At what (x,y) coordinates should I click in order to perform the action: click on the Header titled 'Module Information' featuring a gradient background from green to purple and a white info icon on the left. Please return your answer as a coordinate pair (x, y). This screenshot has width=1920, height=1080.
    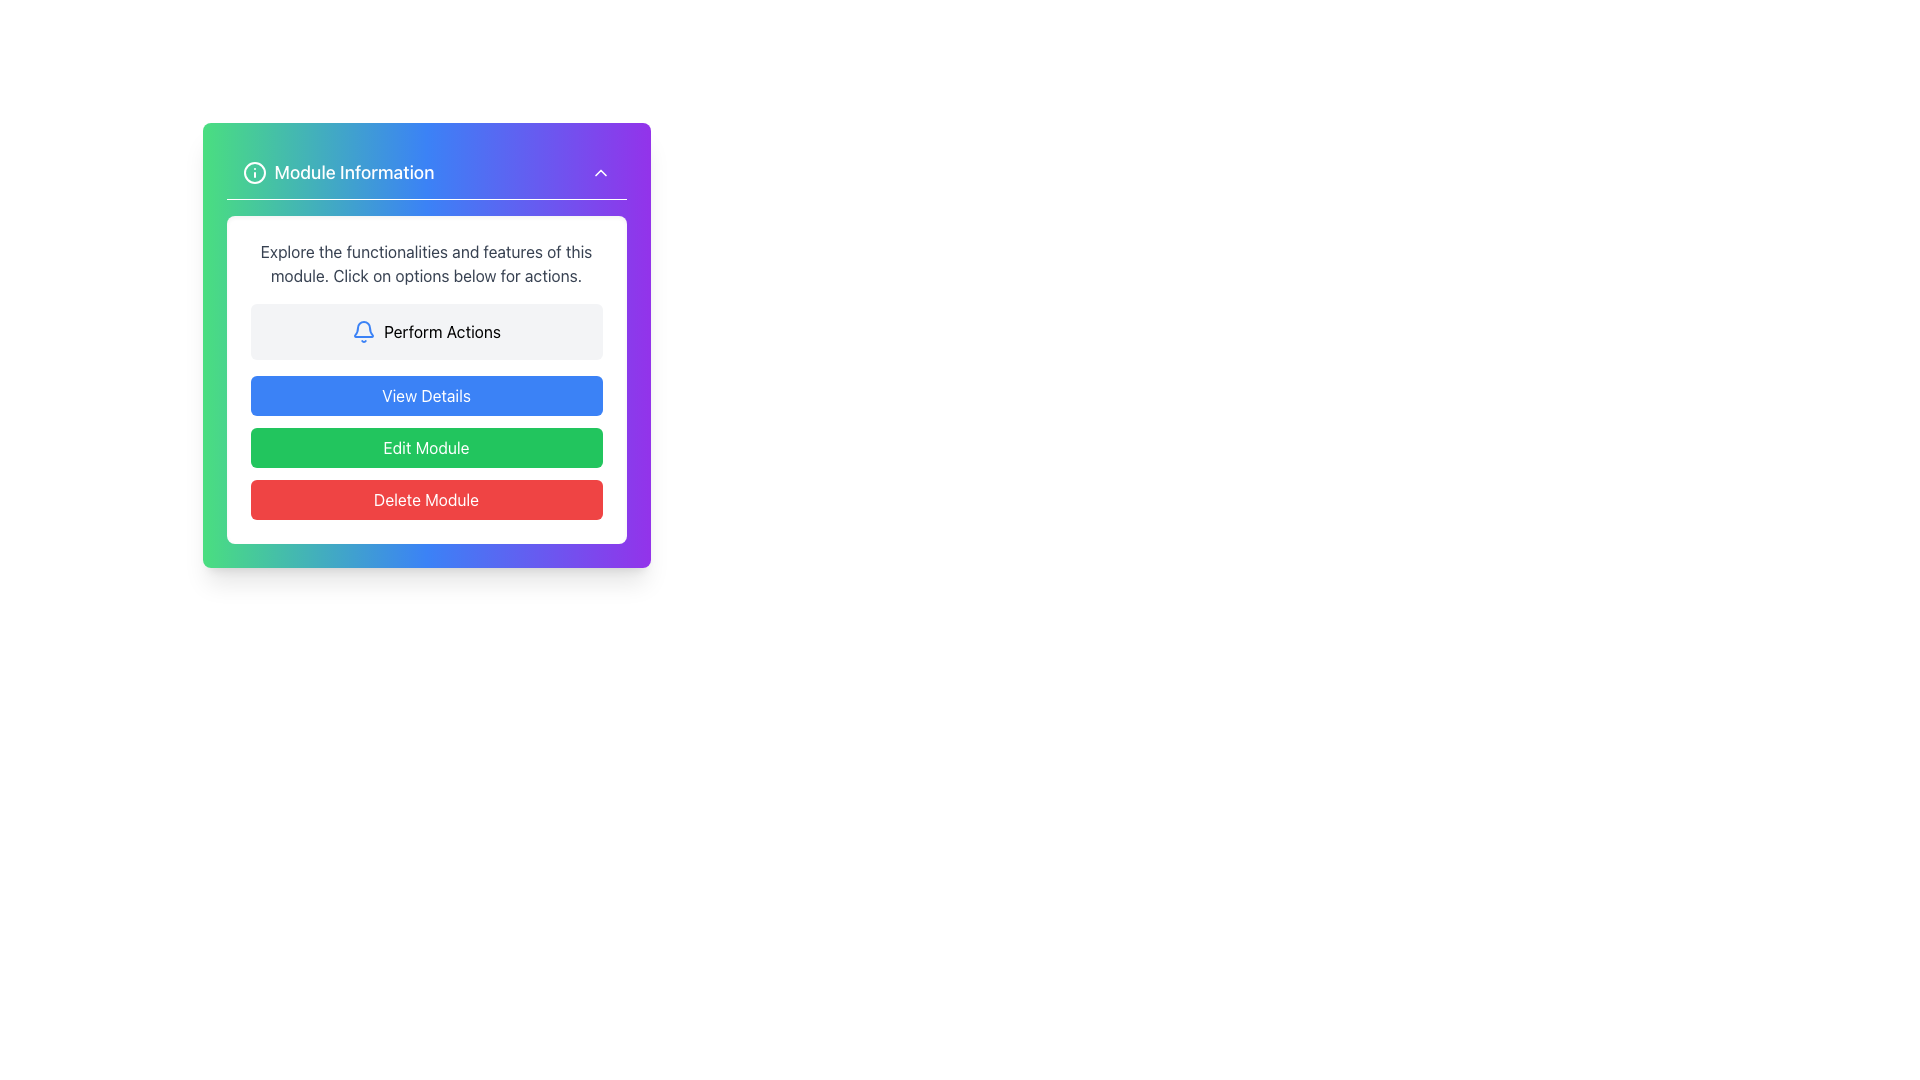
    Looking at the image, I should click on (425, 172).